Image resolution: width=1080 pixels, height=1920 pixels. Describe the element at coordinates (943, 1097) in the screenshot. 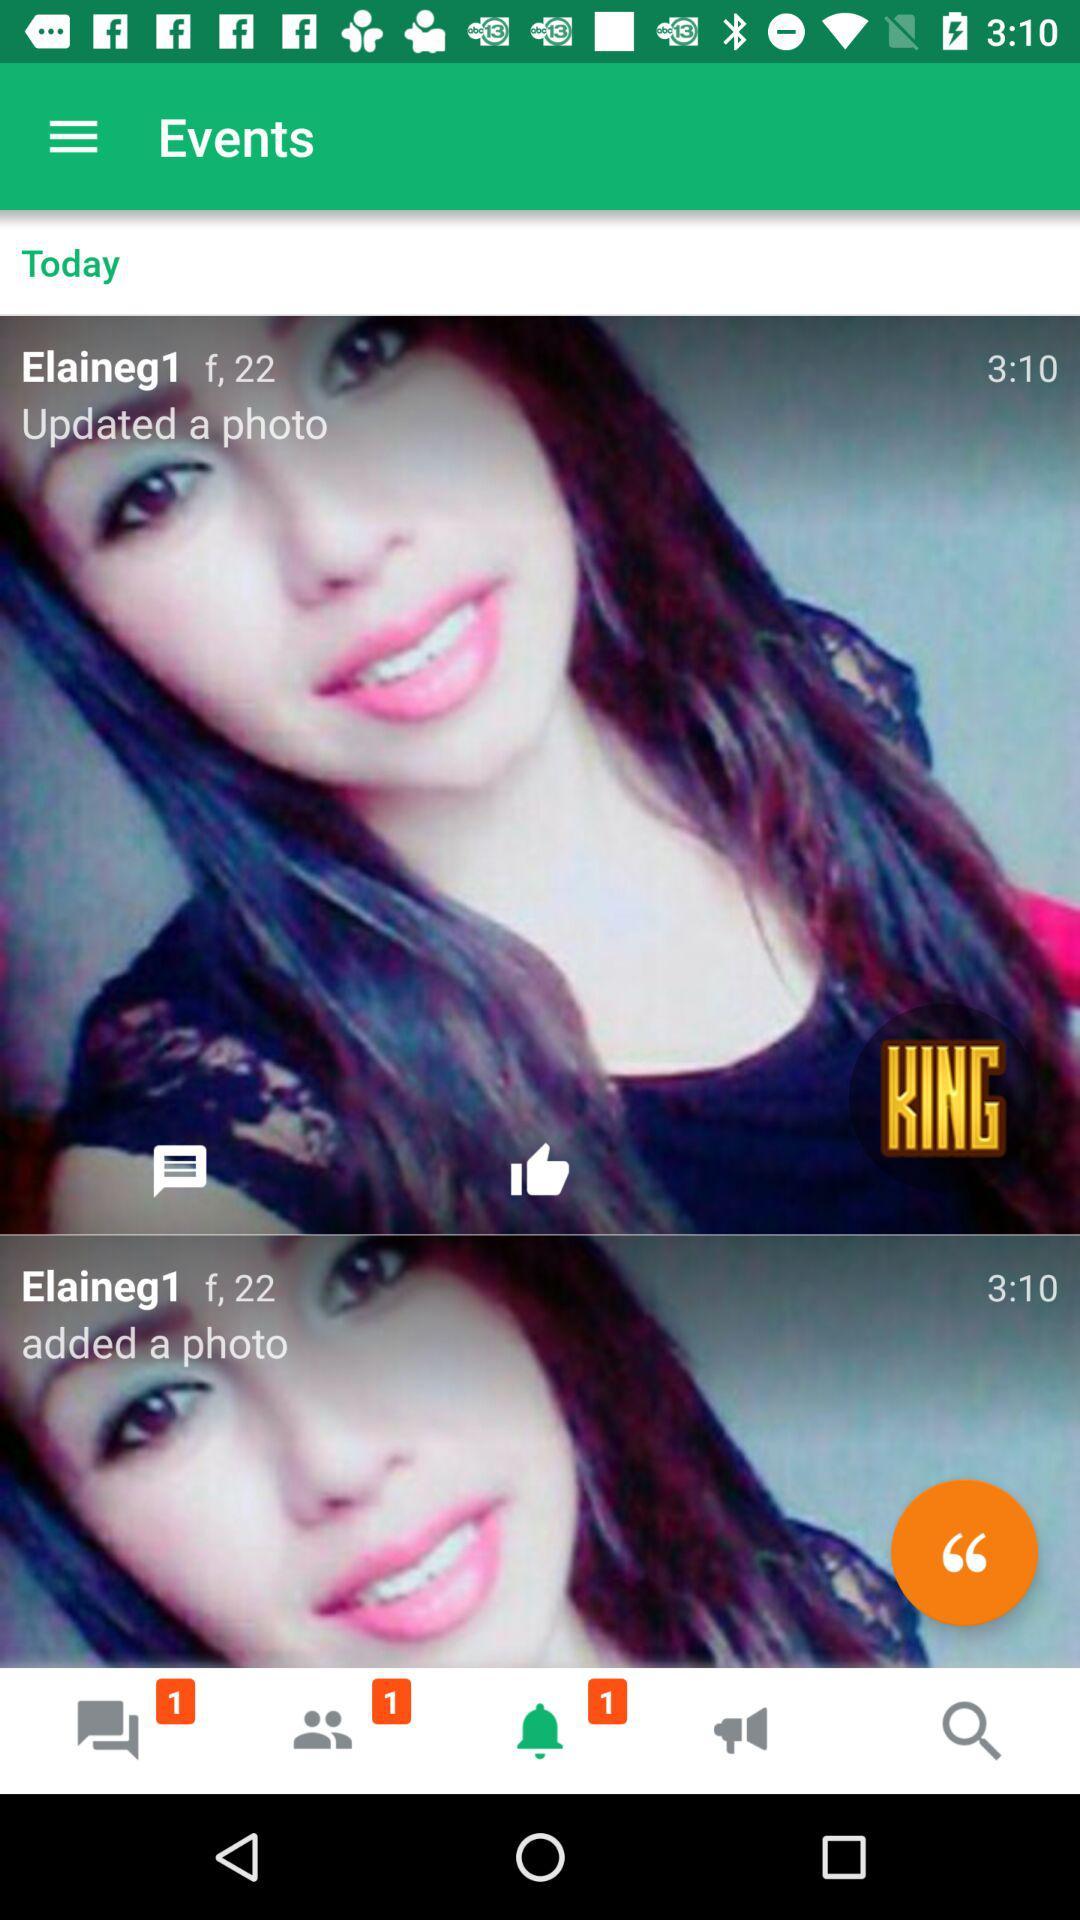

I see `item on the right` at that location.